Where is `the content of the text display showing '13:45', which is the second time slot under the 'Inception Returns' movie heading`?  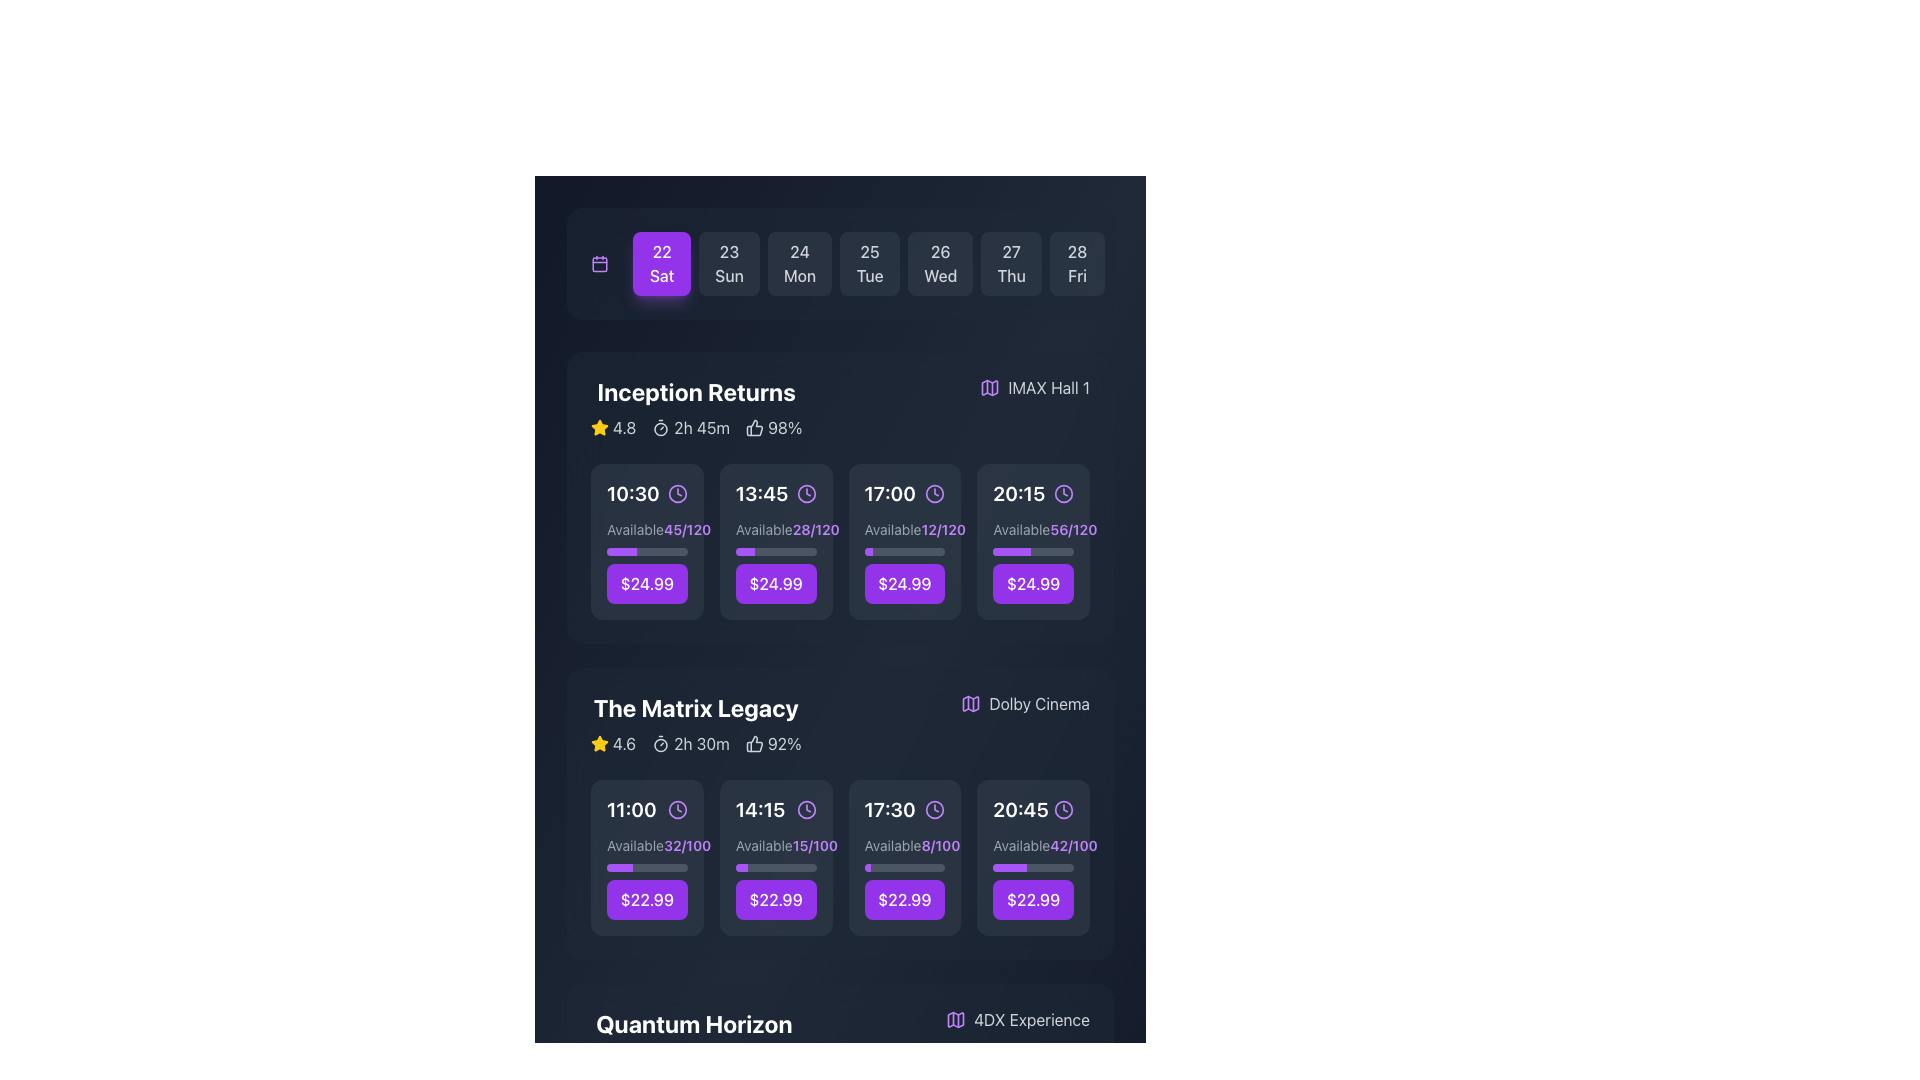
the content of the text display showing '13:45', which is the second time slot under the 'Inception Returns' movie heading is located at coordinates (761, 493).